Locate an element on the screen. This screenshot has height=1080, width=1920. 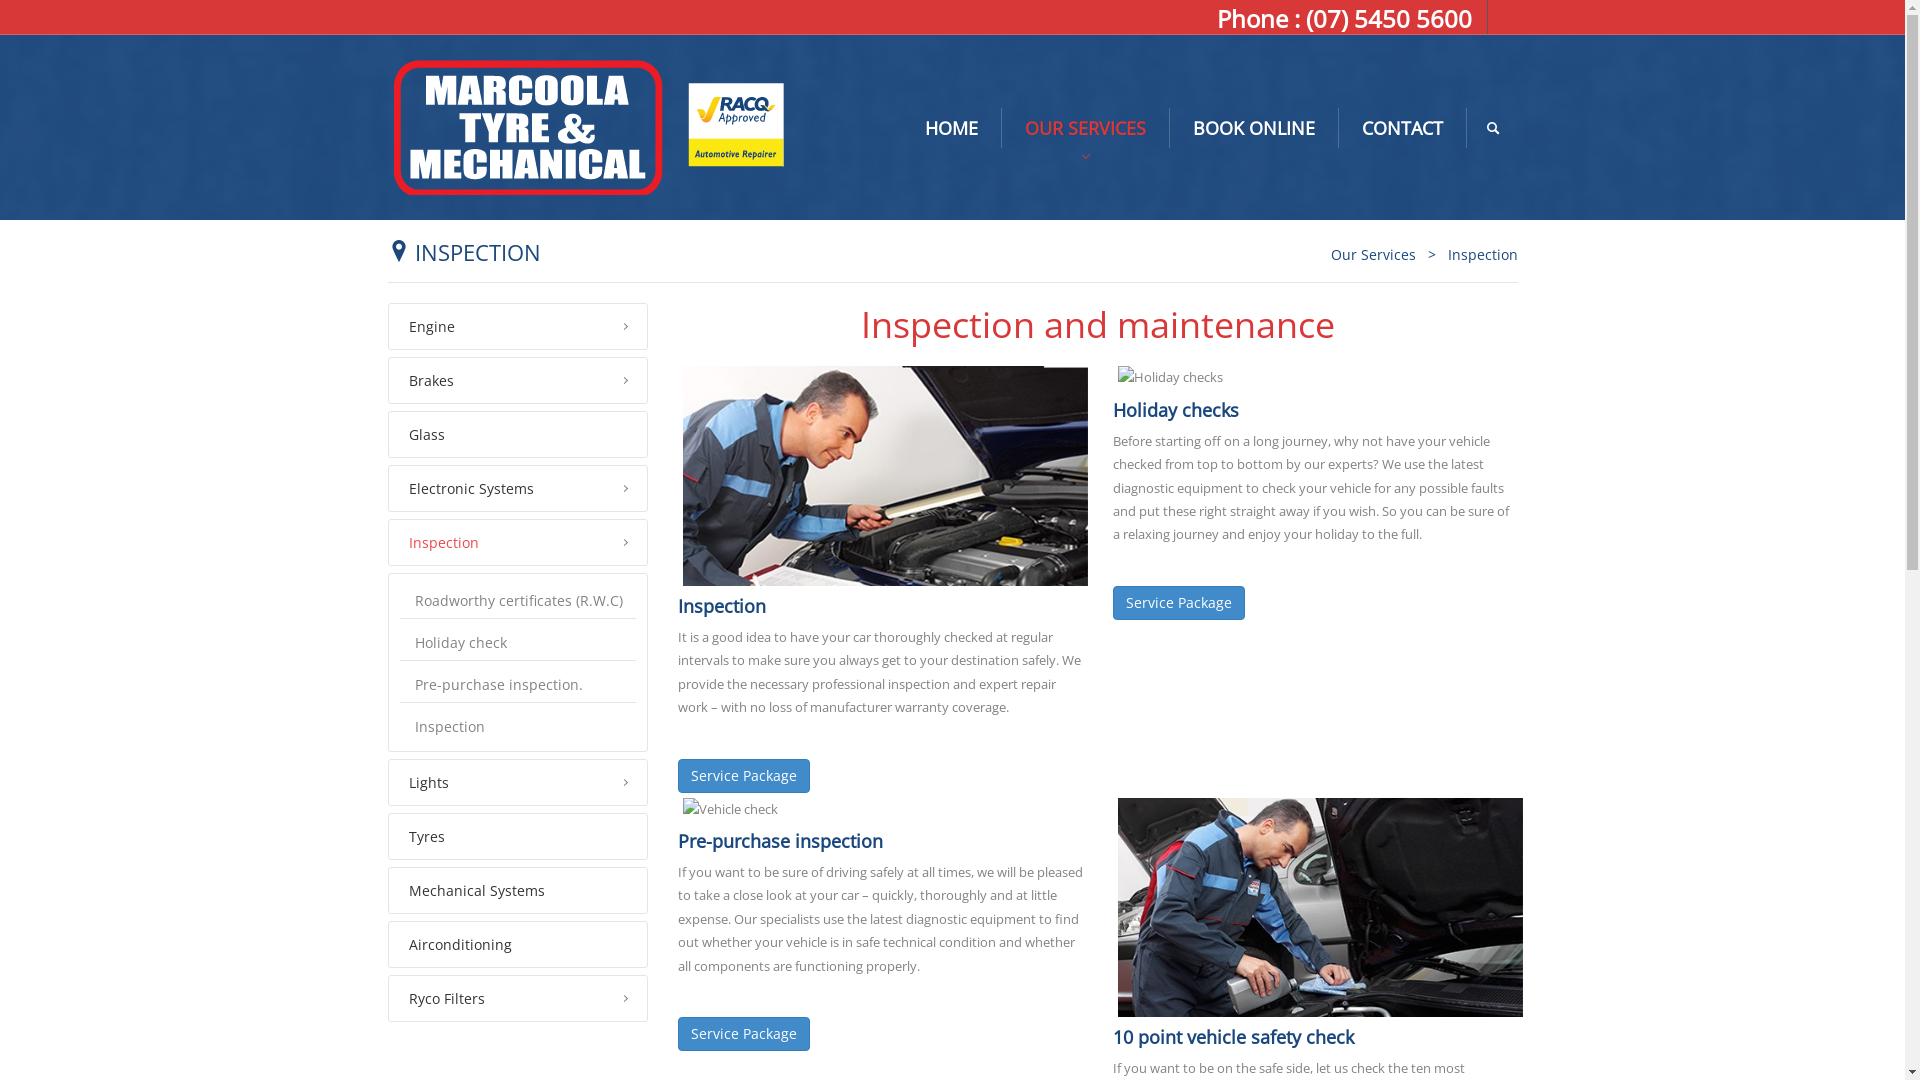
'HOME' is located at coordinates (901, 127).